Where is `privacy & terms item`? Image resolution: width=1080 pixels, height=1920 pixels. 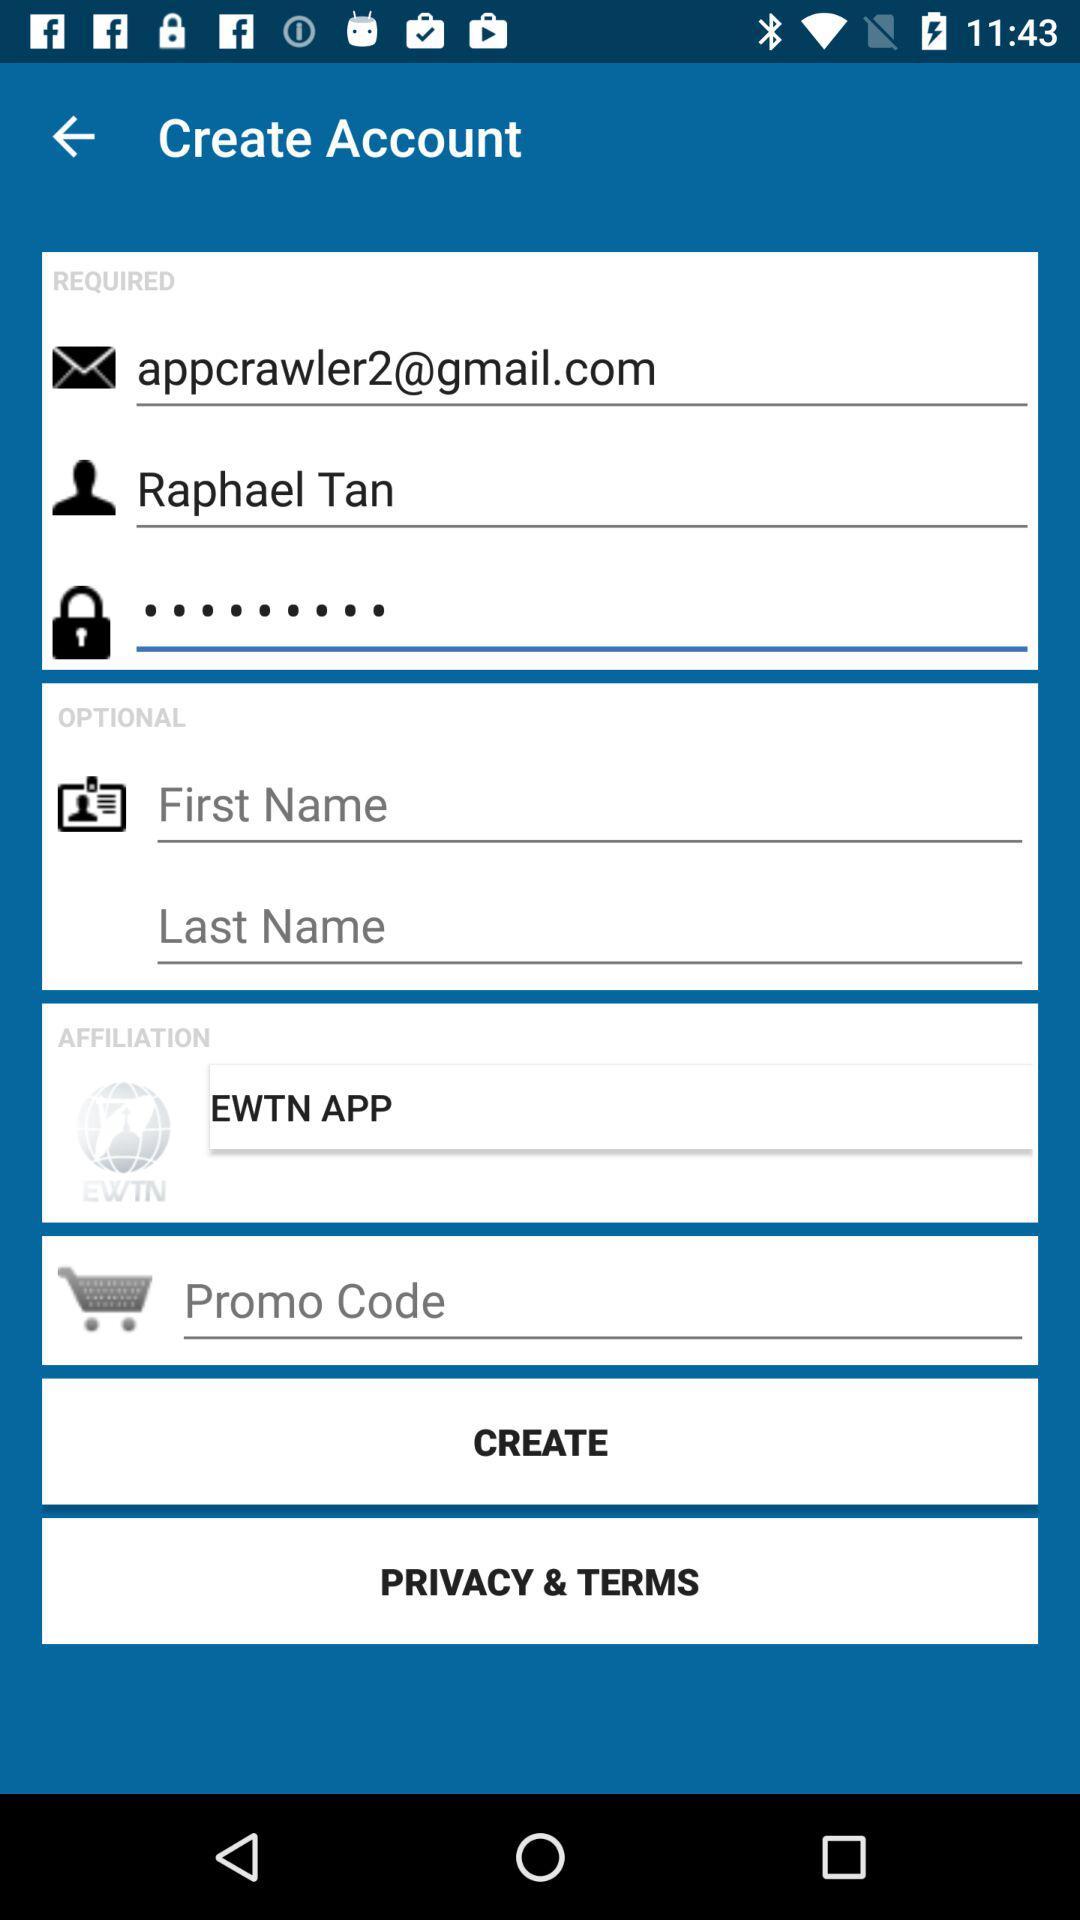 privacy & terms item is located at coordinates (540, 1579).